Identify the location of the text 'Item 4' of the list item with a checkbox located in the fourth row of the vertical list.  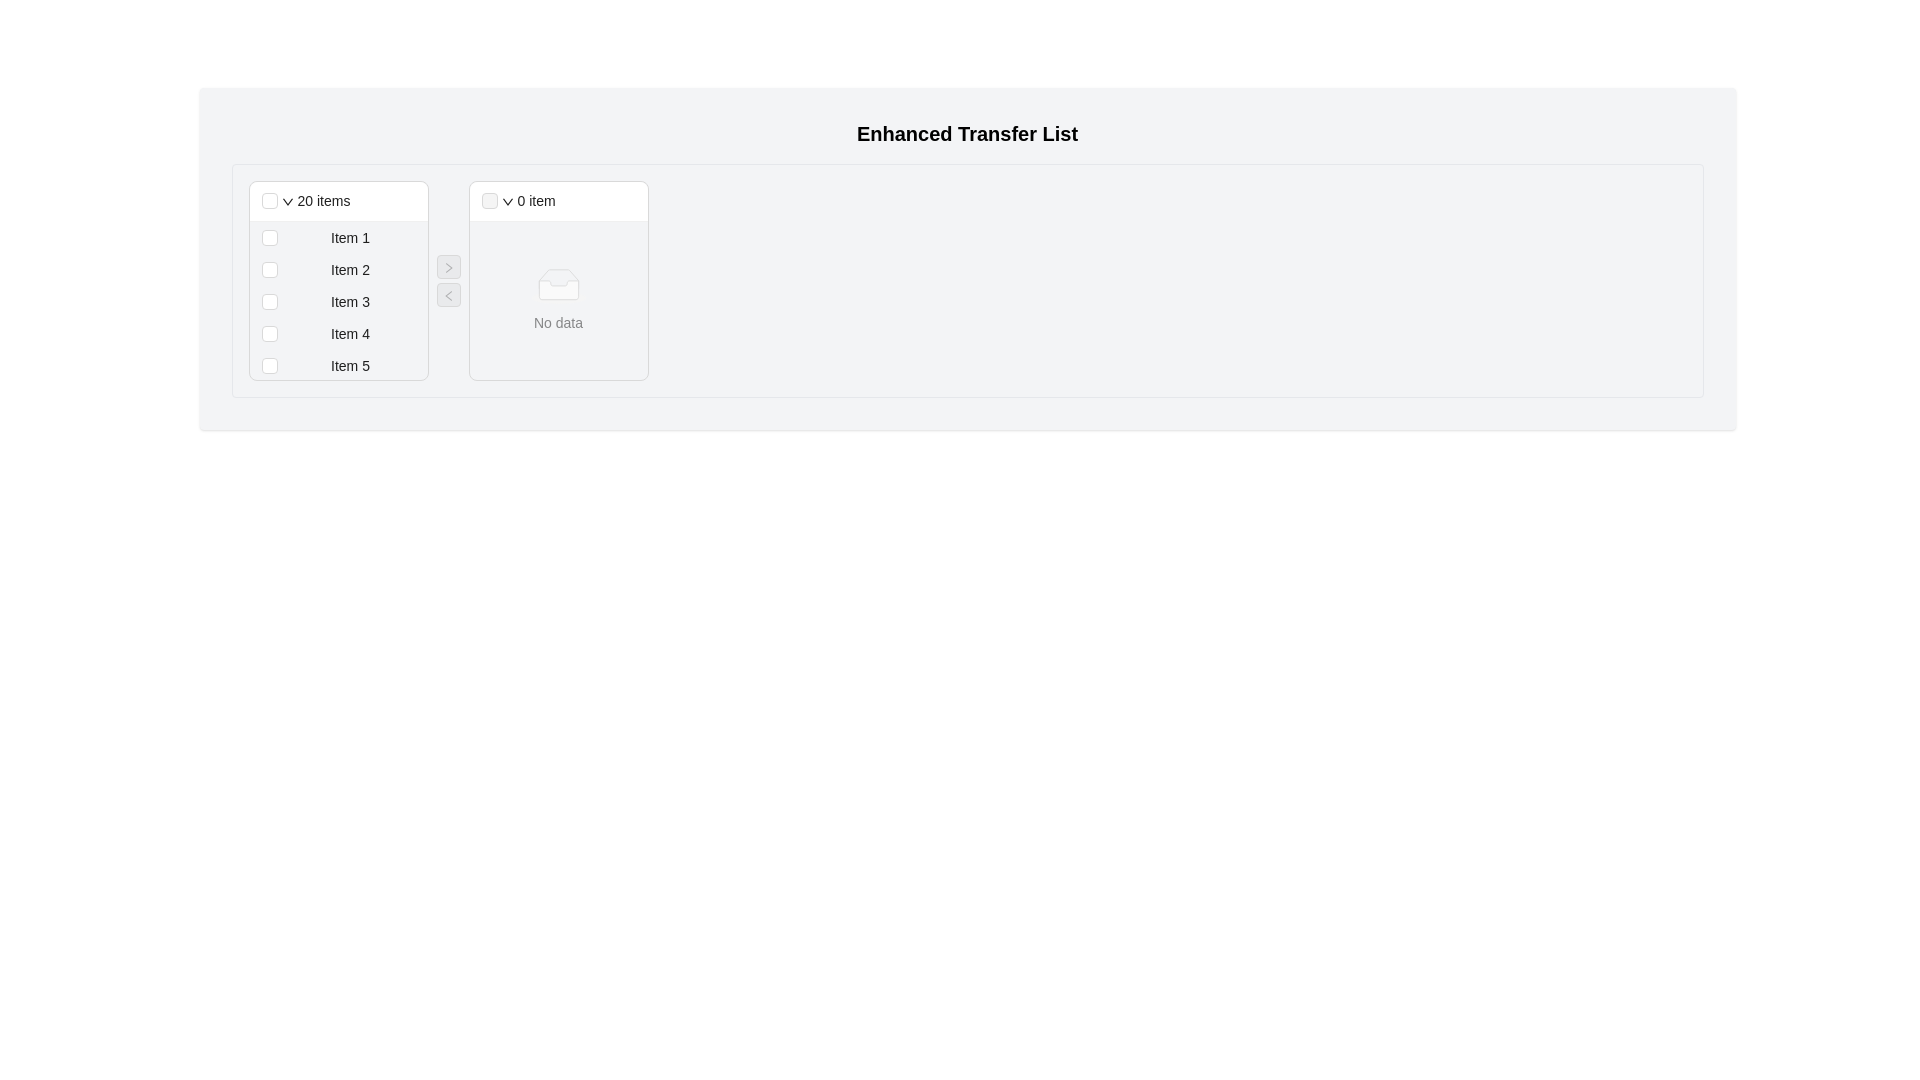
(338, 333).